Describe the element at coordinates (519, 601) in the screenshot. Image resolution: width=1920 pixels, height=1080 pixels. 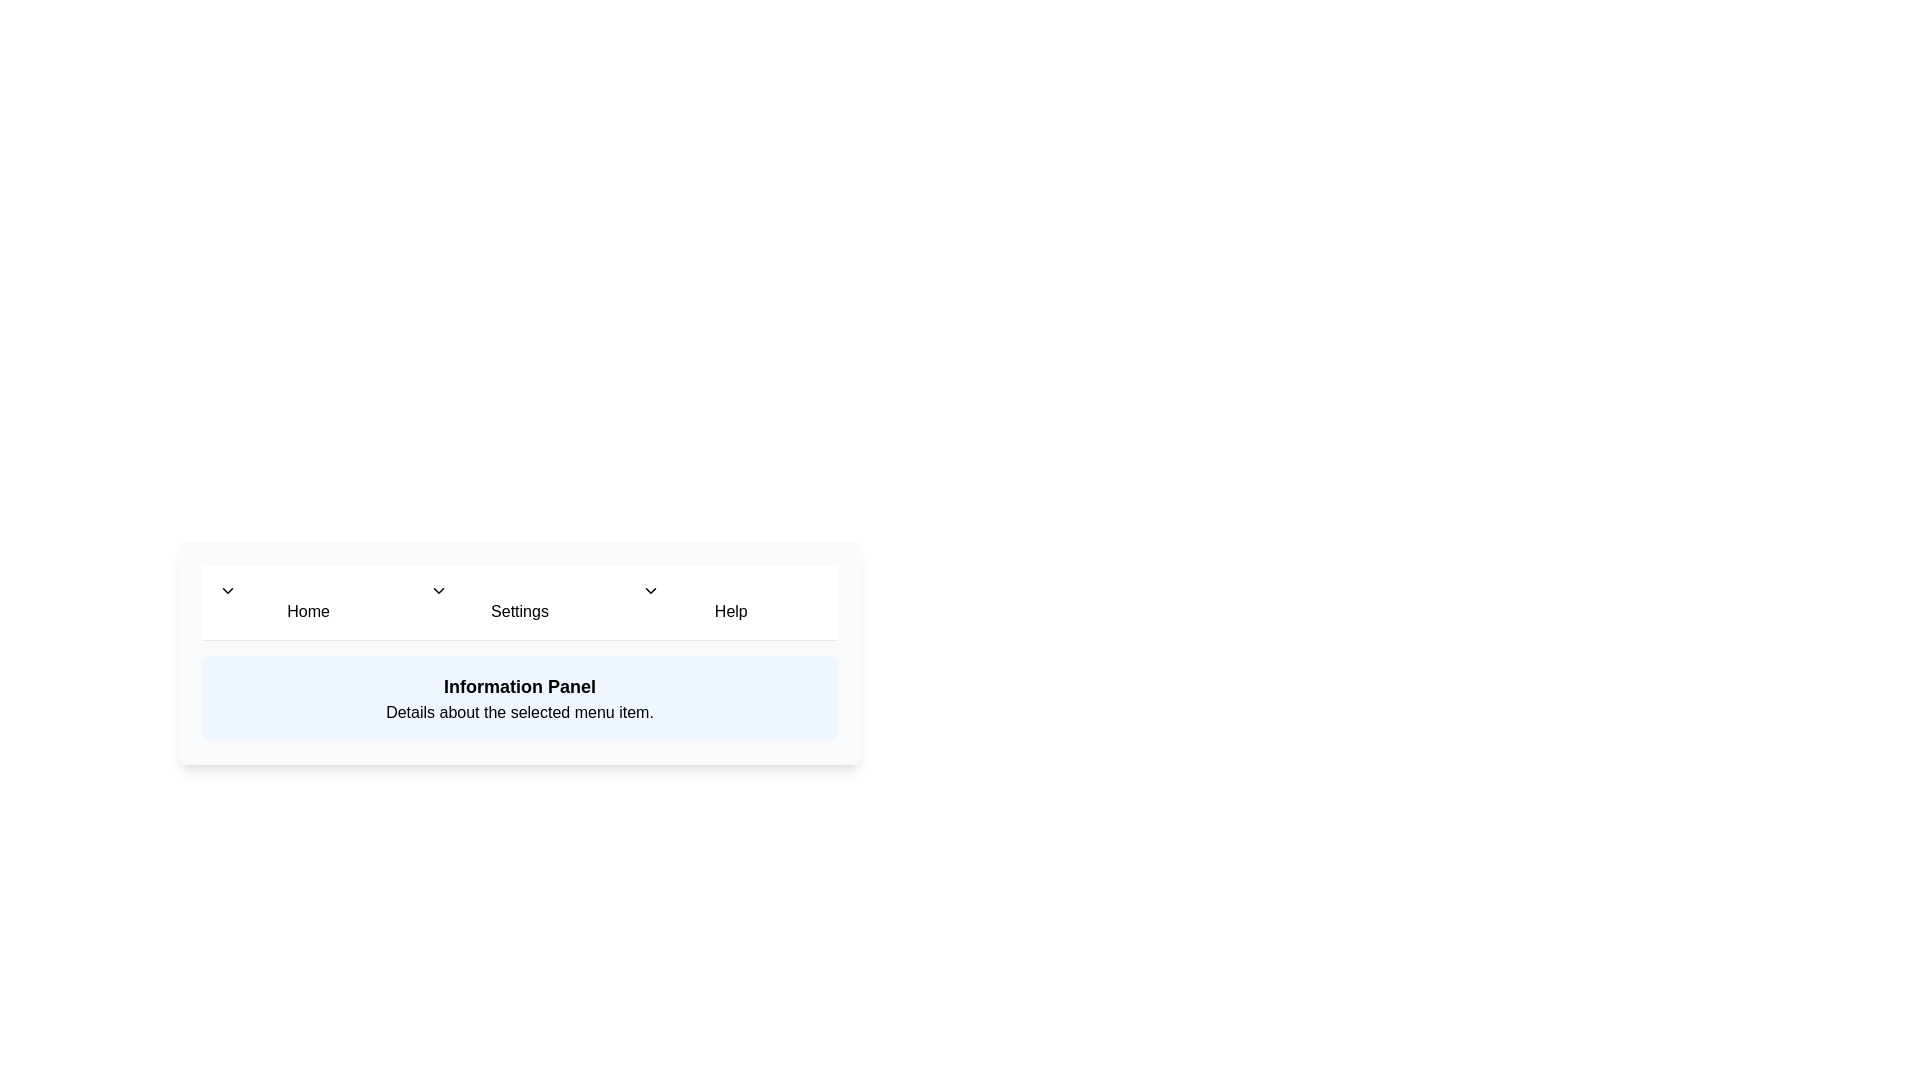
I see `the menu item labeled Settings` at that location.